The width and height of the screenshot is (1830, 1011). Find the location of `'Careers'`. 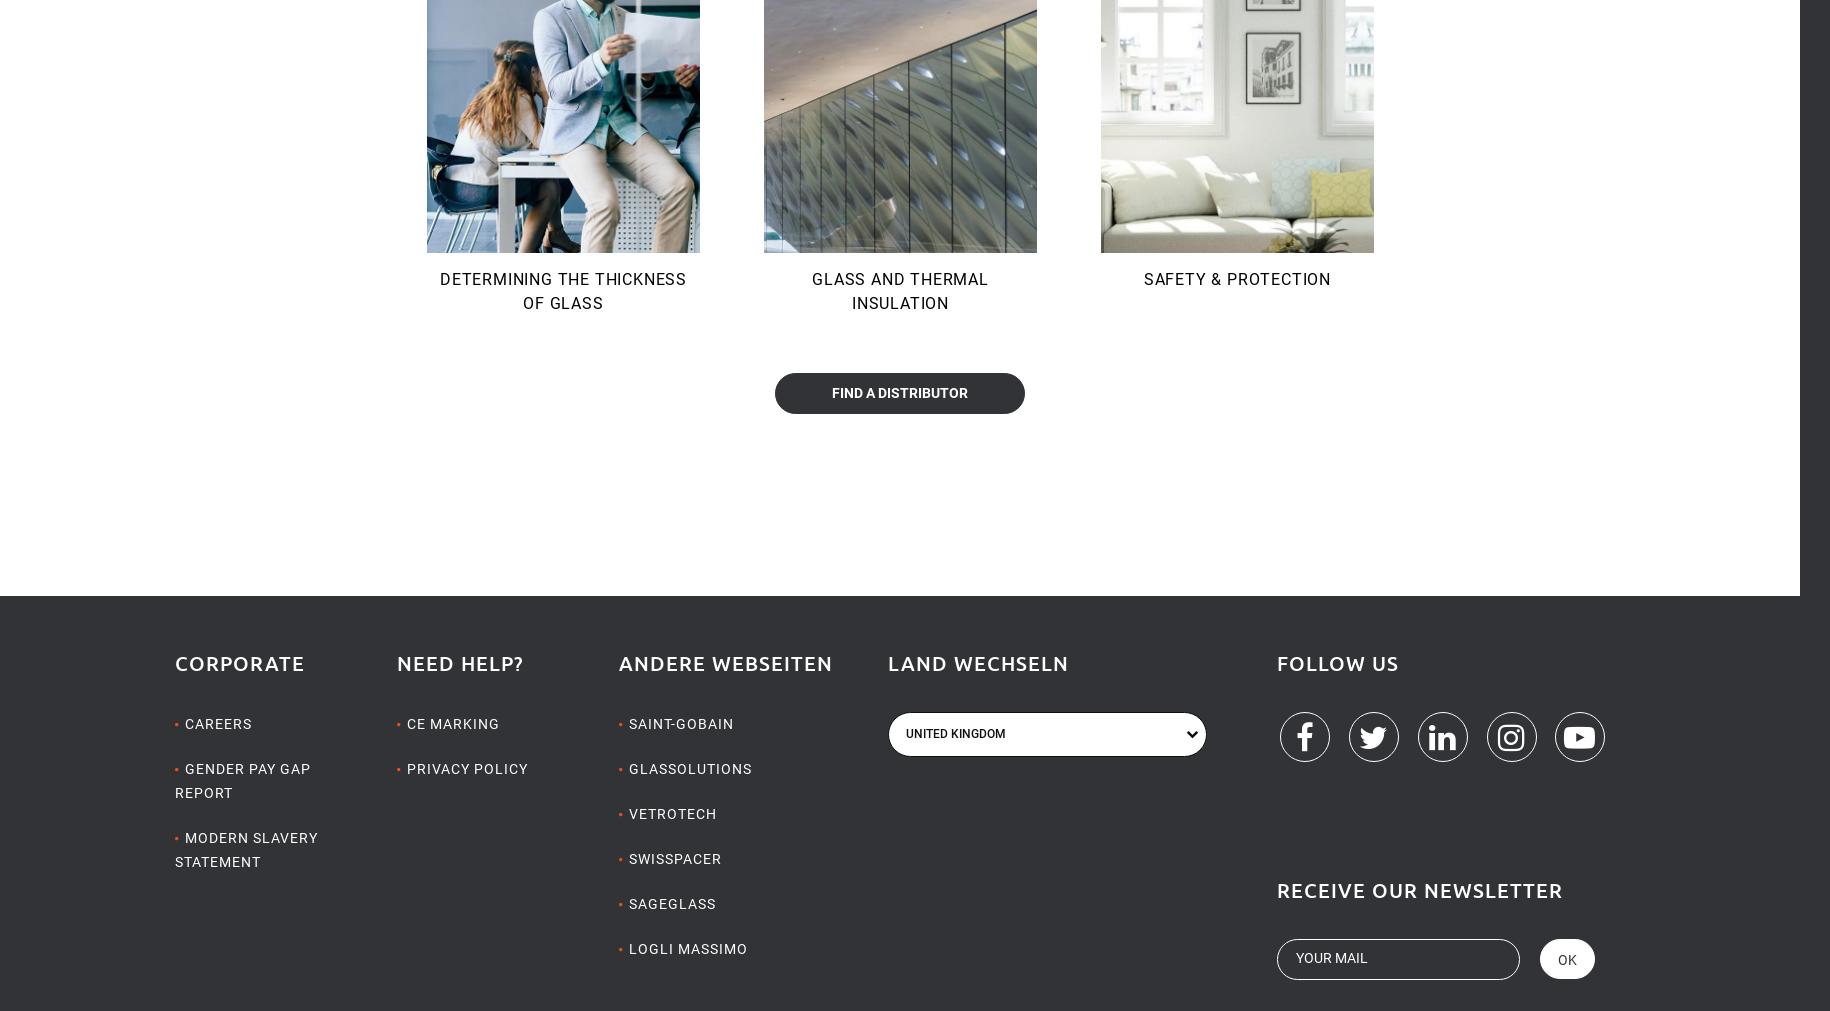

'Careers' is located at coordinates (217, 722).